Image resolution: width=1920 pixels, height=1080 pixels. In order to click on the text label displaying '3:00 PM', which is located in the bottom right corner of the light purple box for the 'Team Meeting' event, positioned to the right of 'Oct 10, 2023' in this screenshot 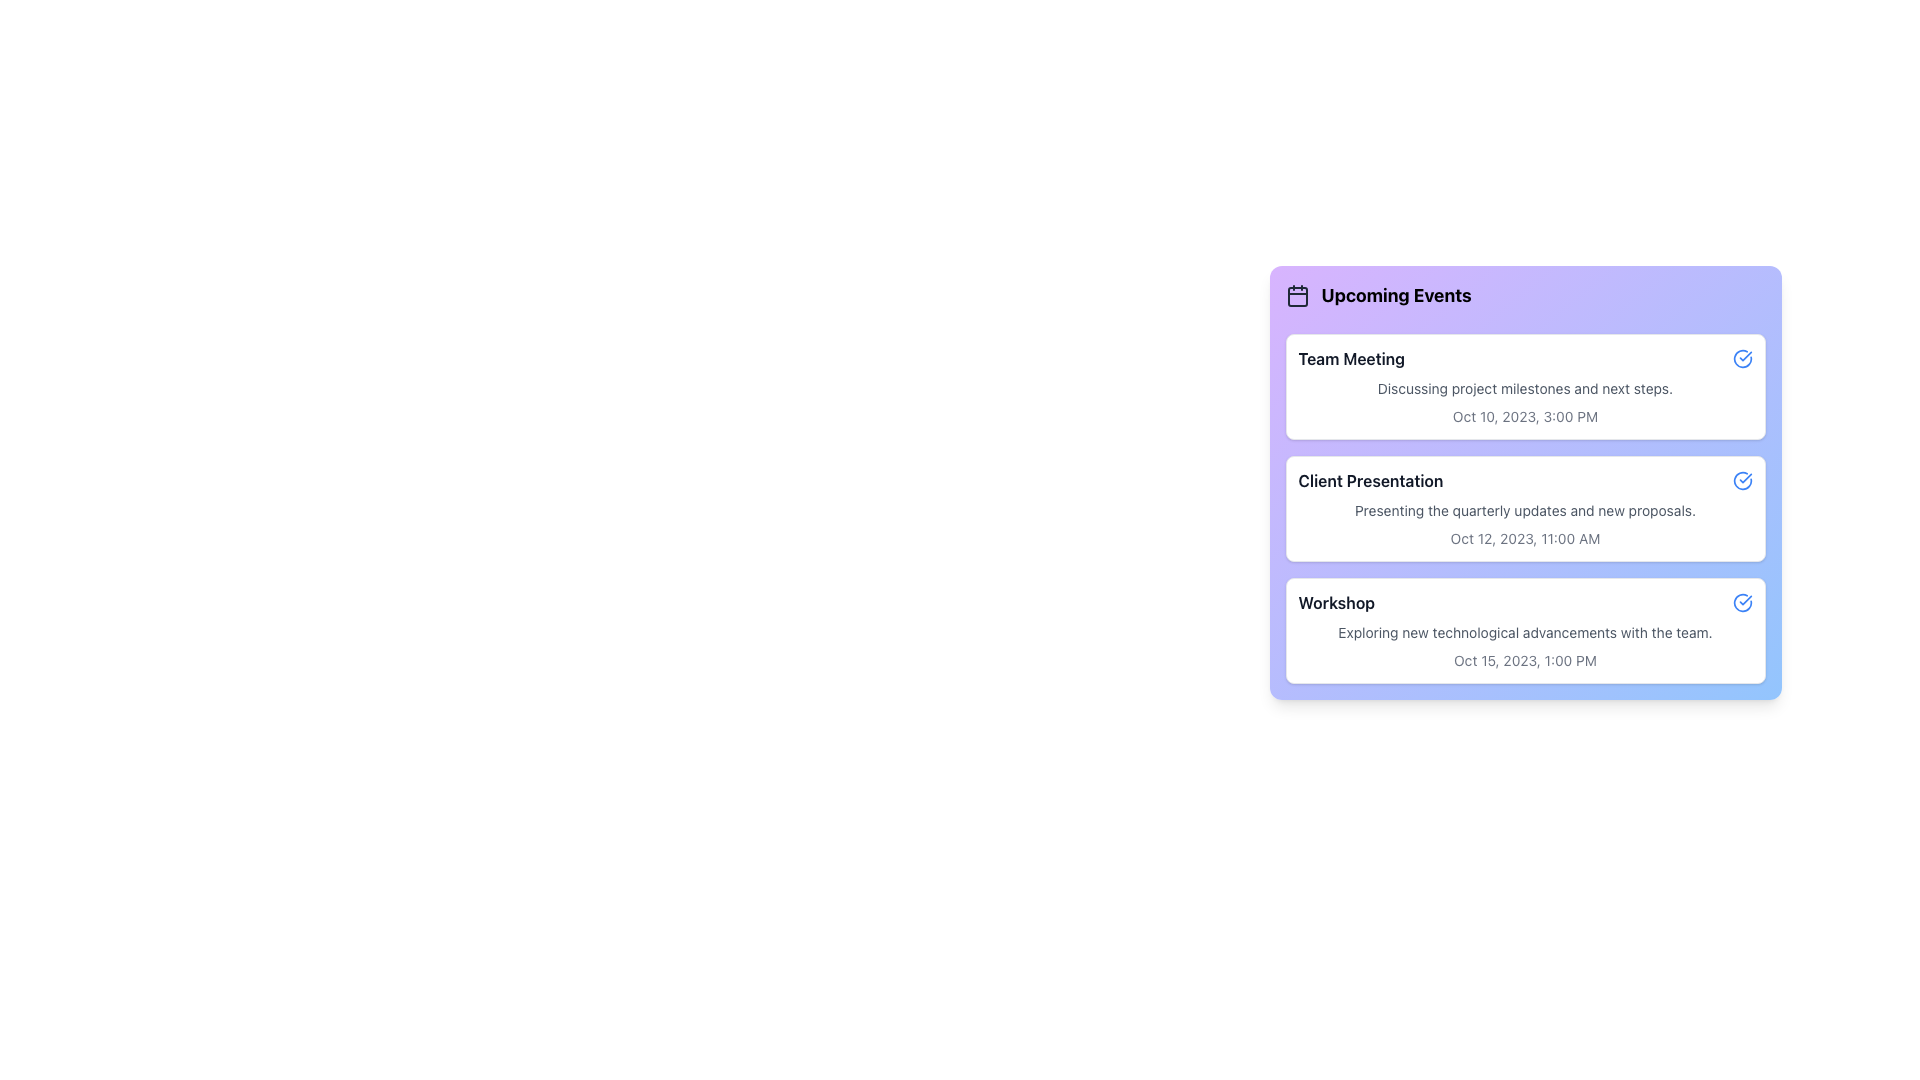, I will do `click(1569, 415)`.